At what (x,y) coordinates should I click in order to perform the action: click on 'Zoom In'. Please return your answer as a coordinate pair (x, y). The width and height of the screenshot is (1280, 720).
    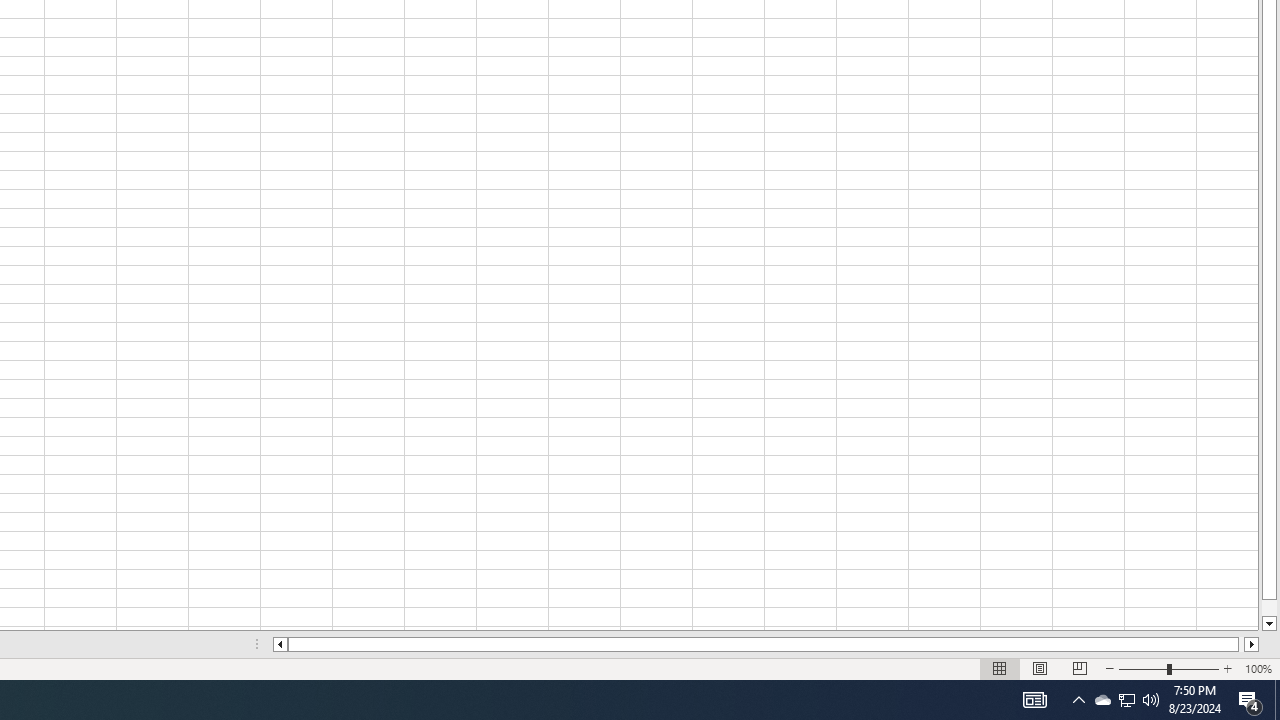
    Looking at the image, I should click on (1226, 669).